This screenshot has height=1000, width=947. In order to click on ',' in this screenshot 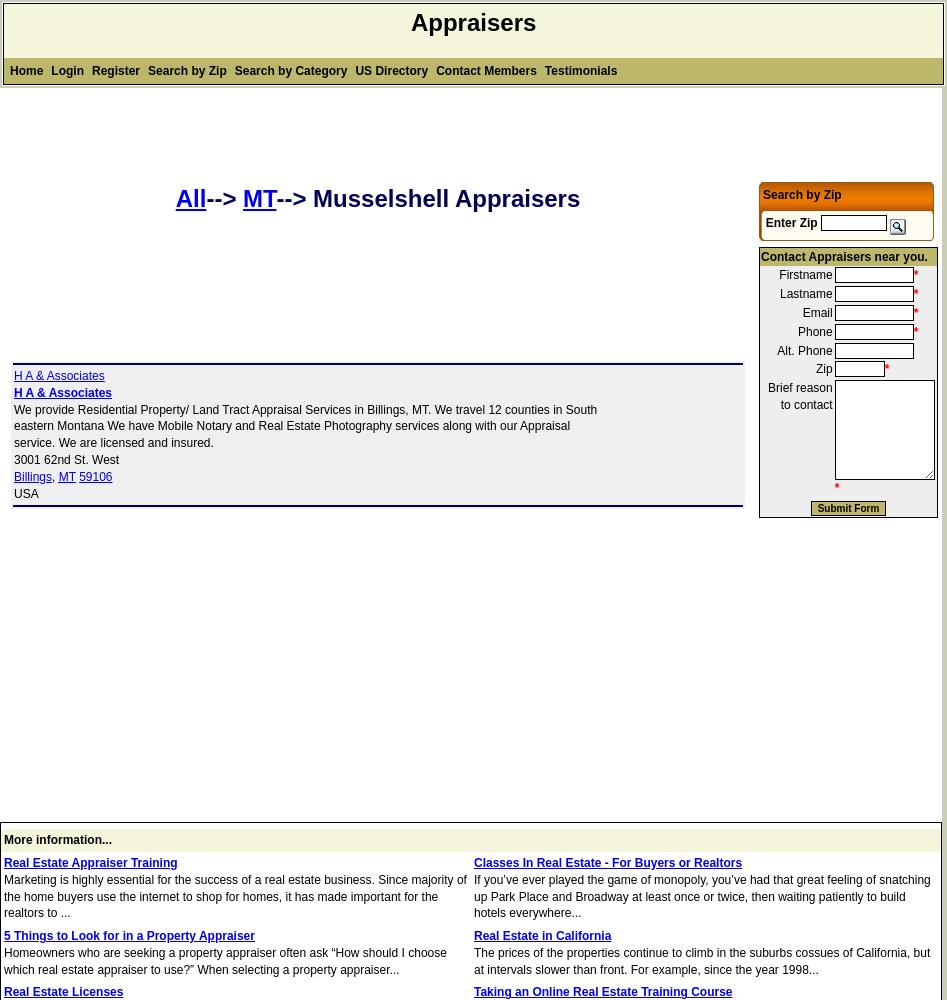, I will do `click(55, 475)`.